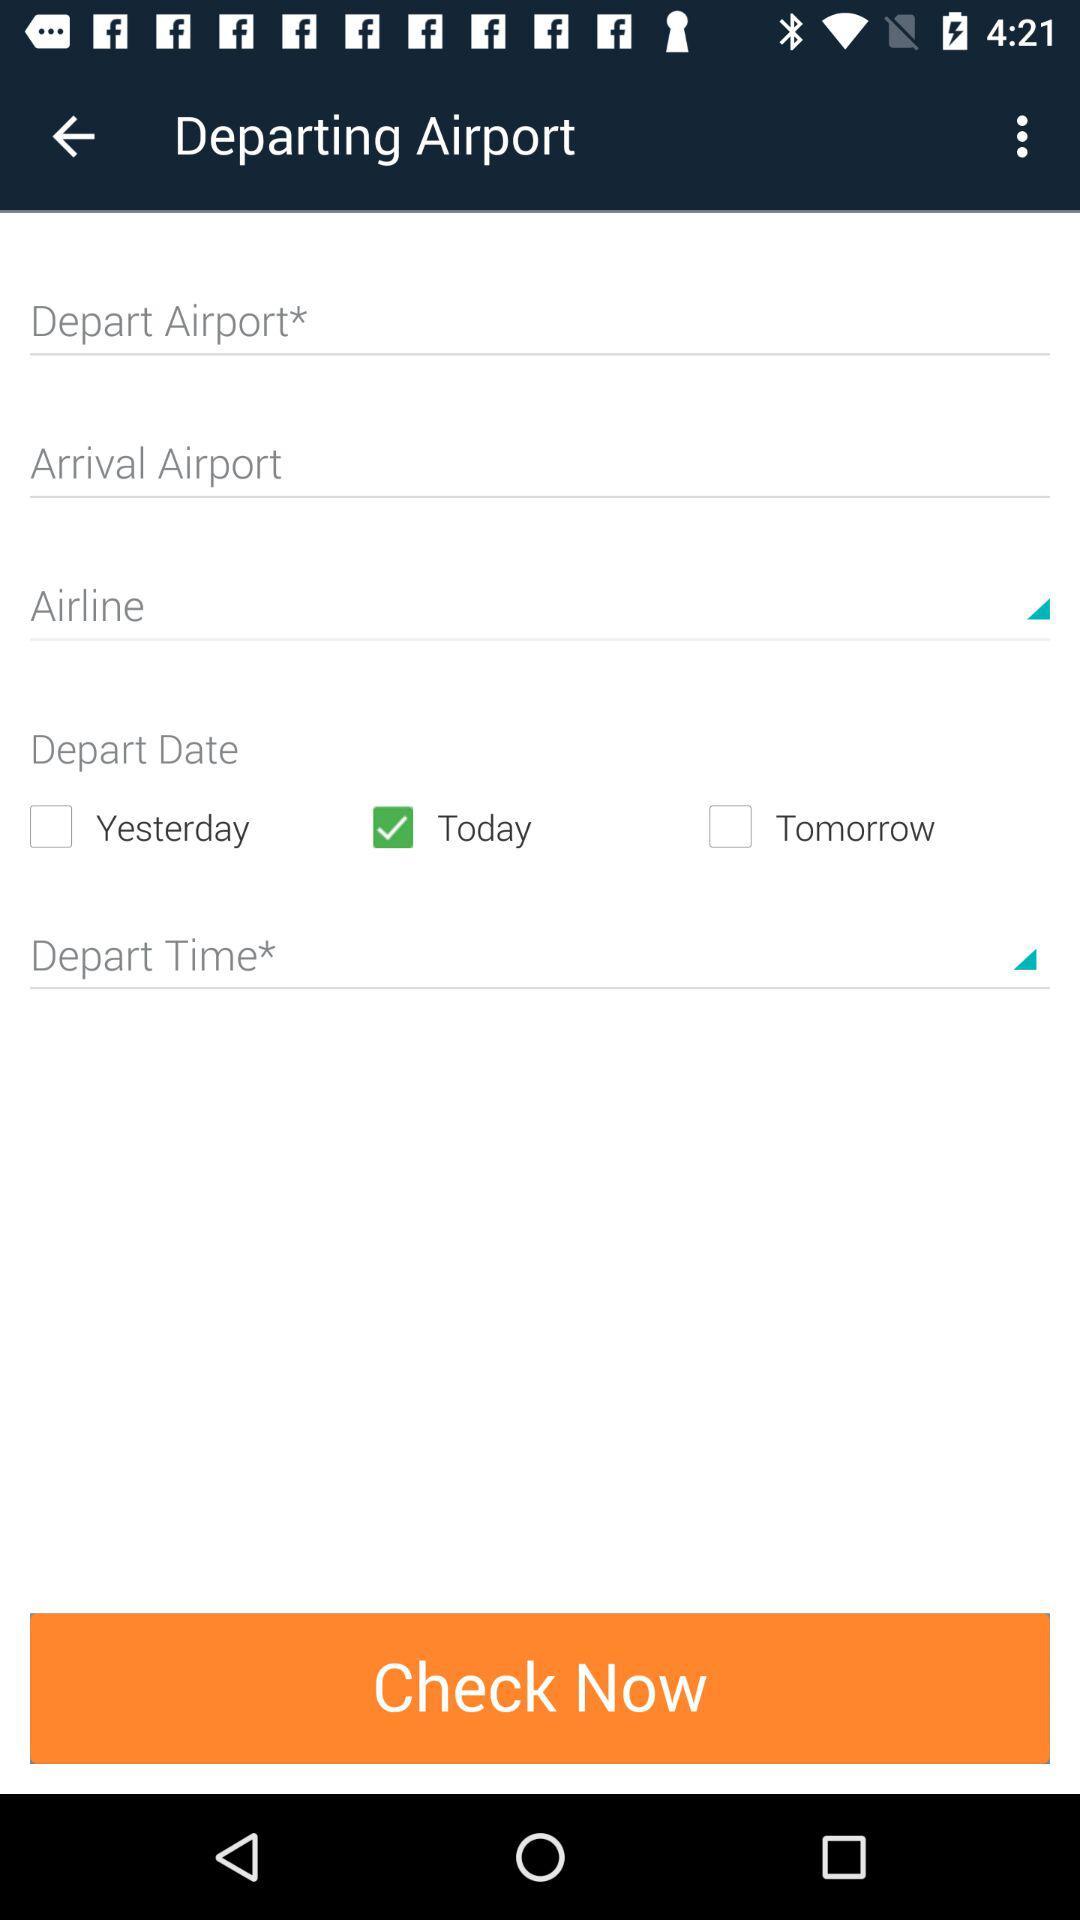 This screenshot has height=1920, width=1080. What do you see at coordinates (540, 613) in the screenshot?
I see `airline` at bounding box center [540, 613].